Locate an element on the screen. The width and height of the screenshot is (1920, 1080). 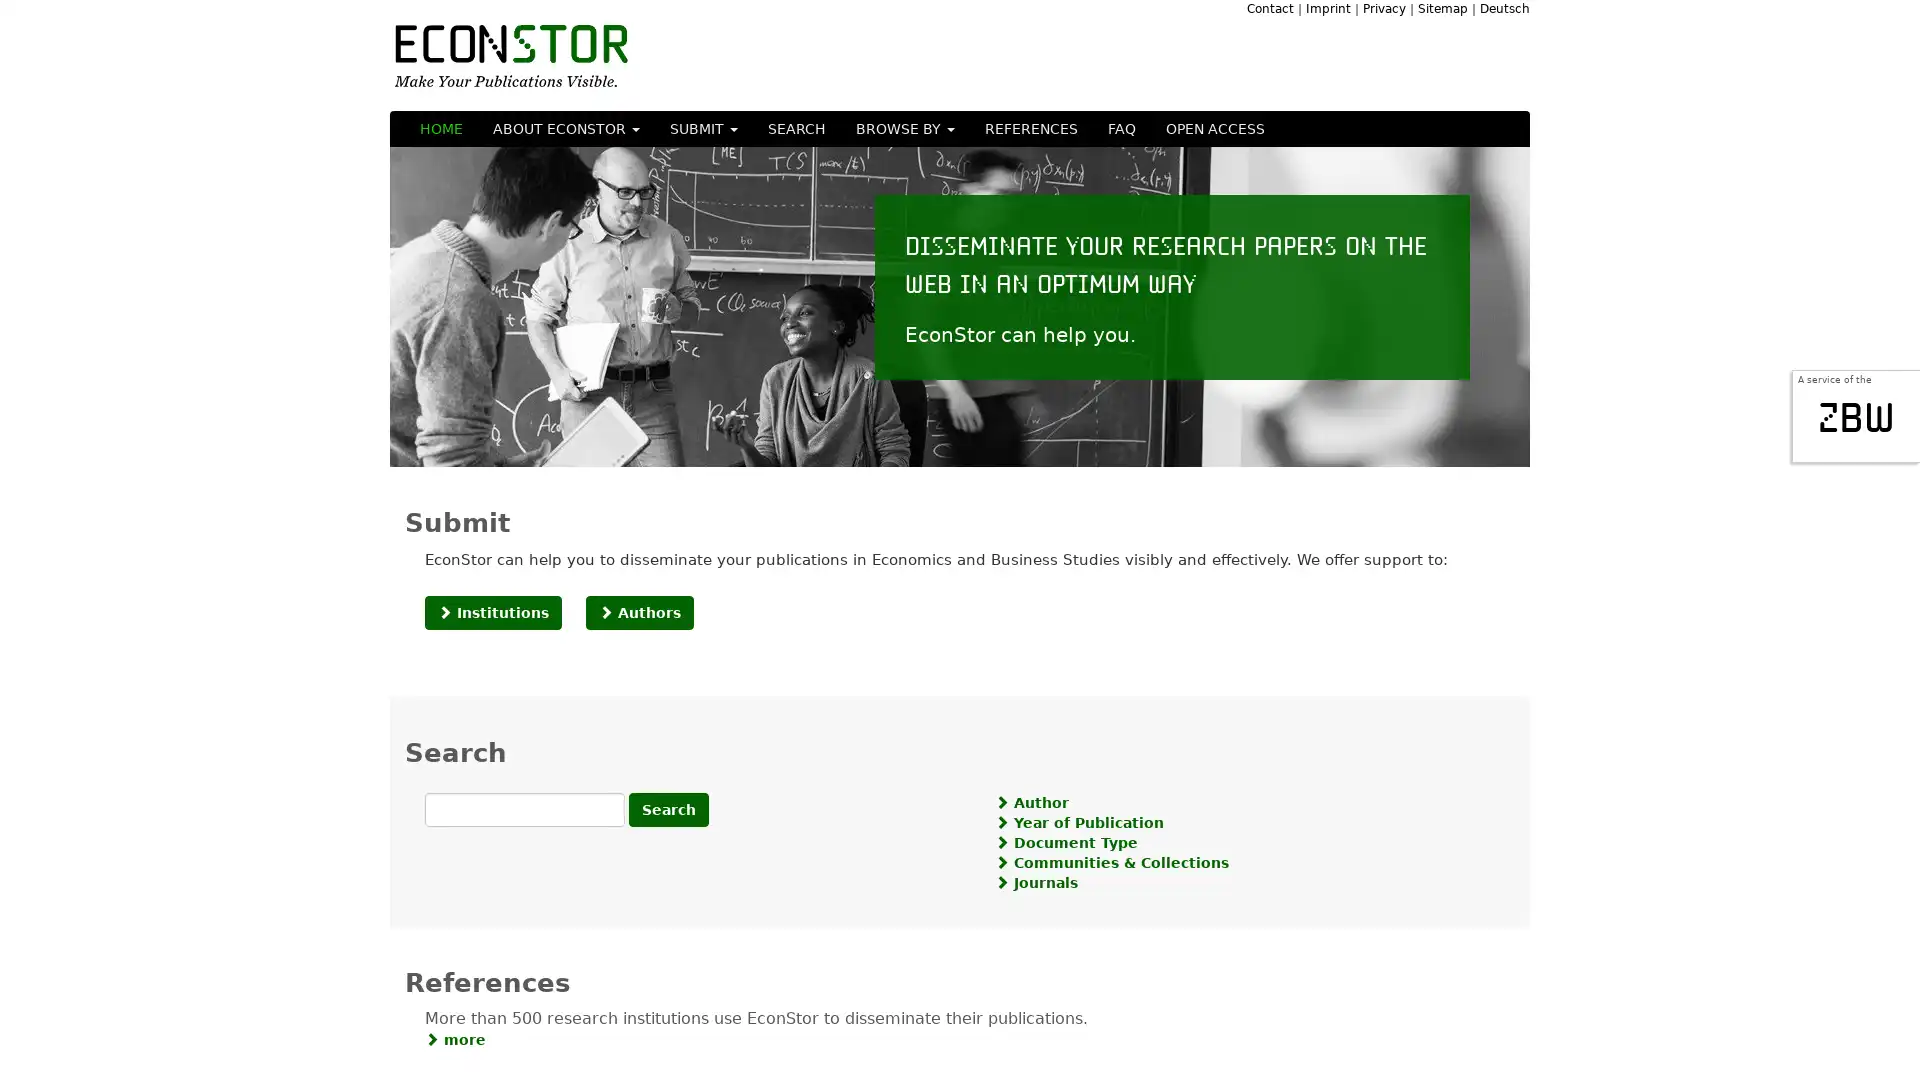
Search is located at coordinates (668, 808).